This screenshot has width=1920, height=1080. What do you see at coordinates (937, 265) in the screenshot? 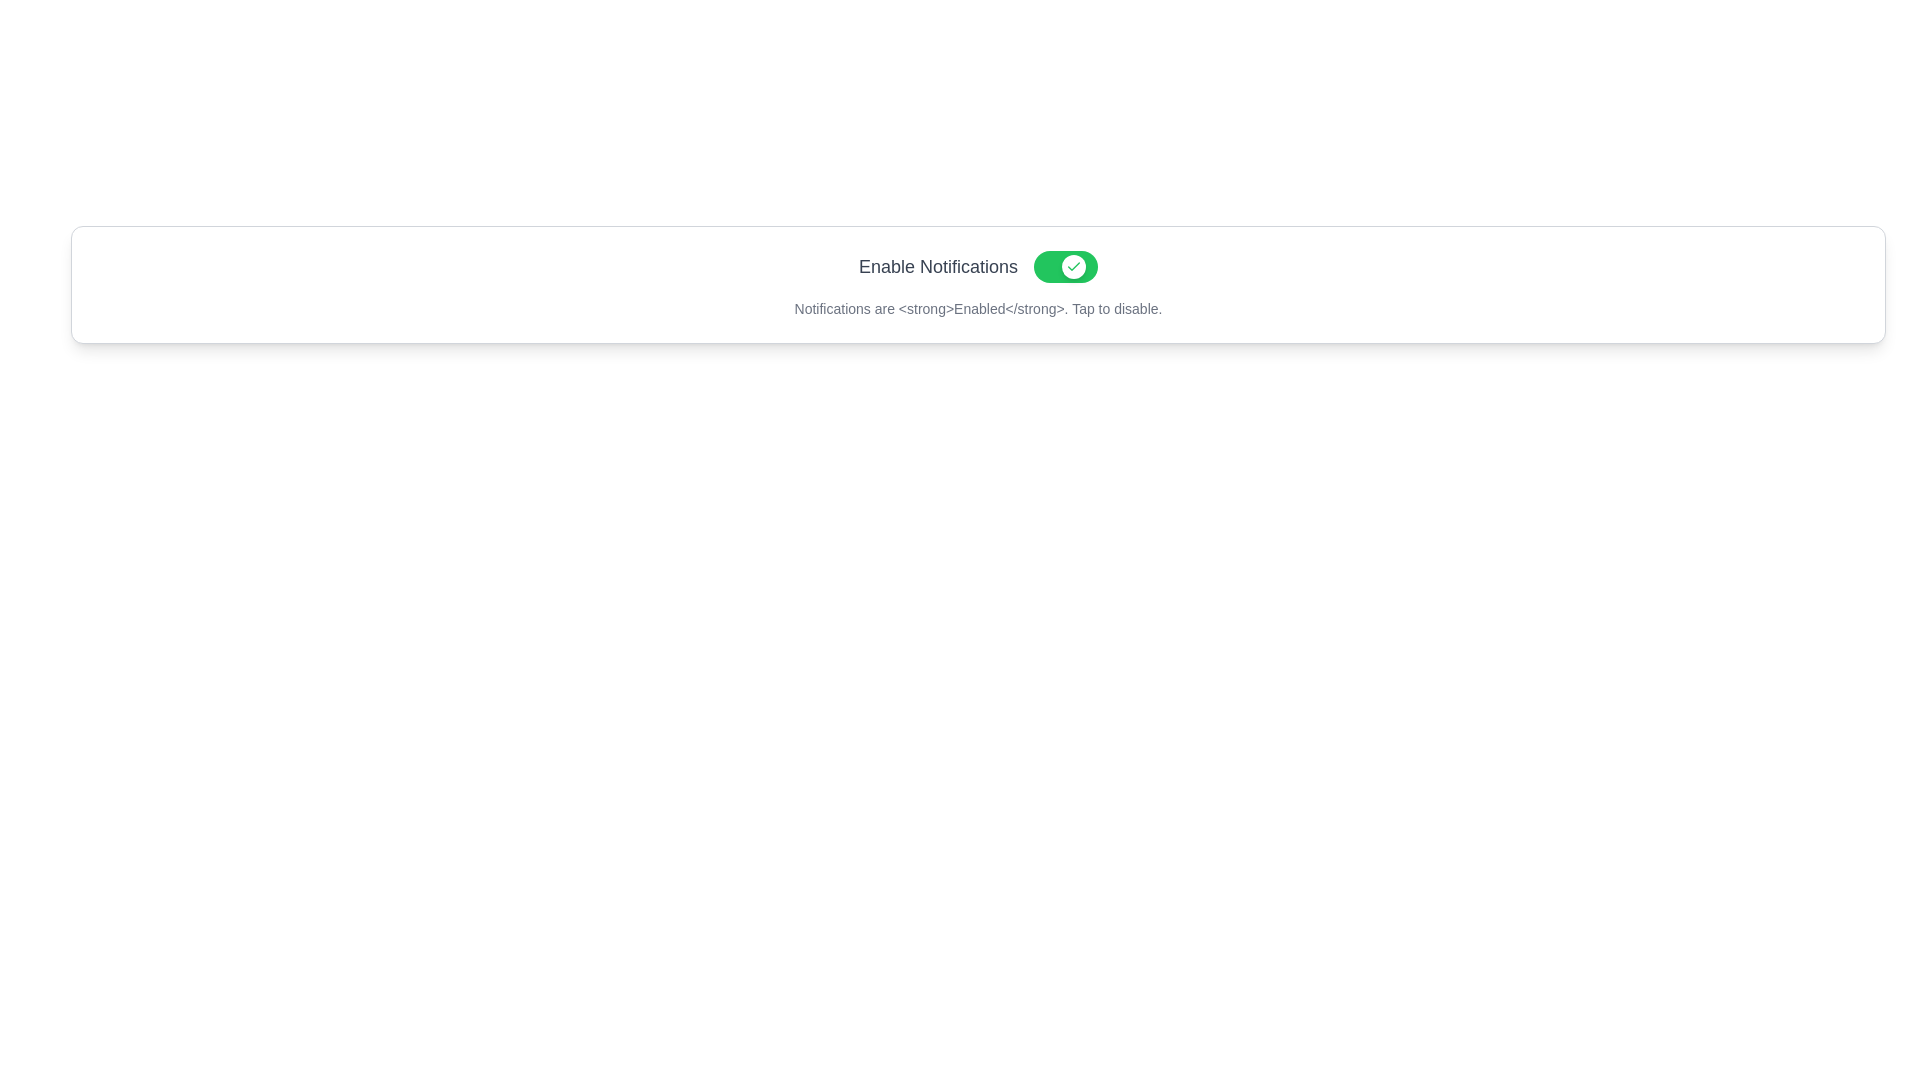
I see `the label that describes the function of the toggle switch, which is horizontally aligned to the left and positioned at the top-center of the page interface` at bounding box center [937, 265].